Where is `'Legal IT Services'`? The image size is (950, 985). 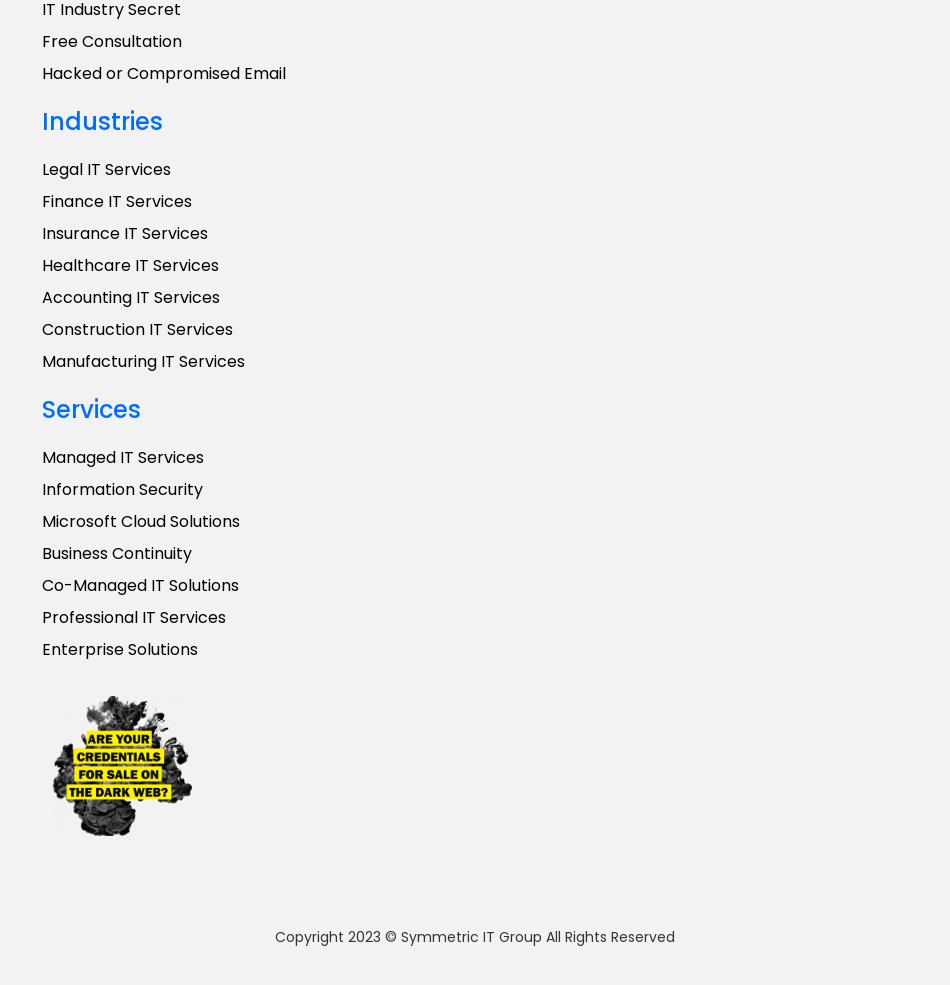 'Legal IT Services' is located at coordinates (106, 169).